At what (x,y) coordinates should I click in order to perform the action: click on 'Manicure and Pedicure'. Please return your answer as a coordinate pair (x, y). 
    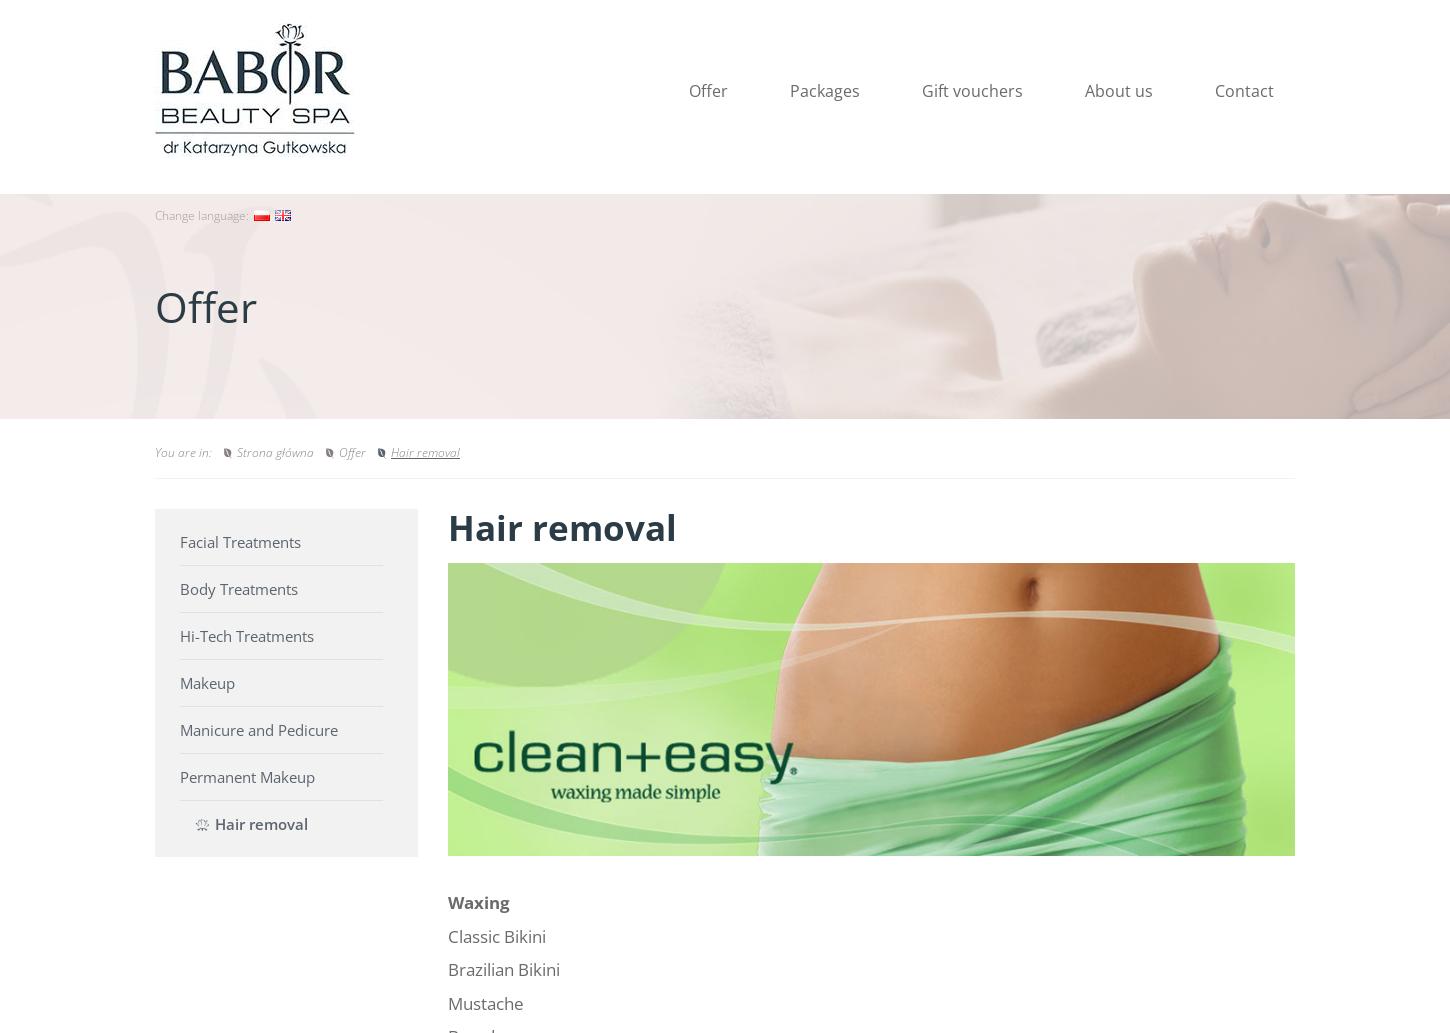
    Looking at the image, I should click on (258, 730).